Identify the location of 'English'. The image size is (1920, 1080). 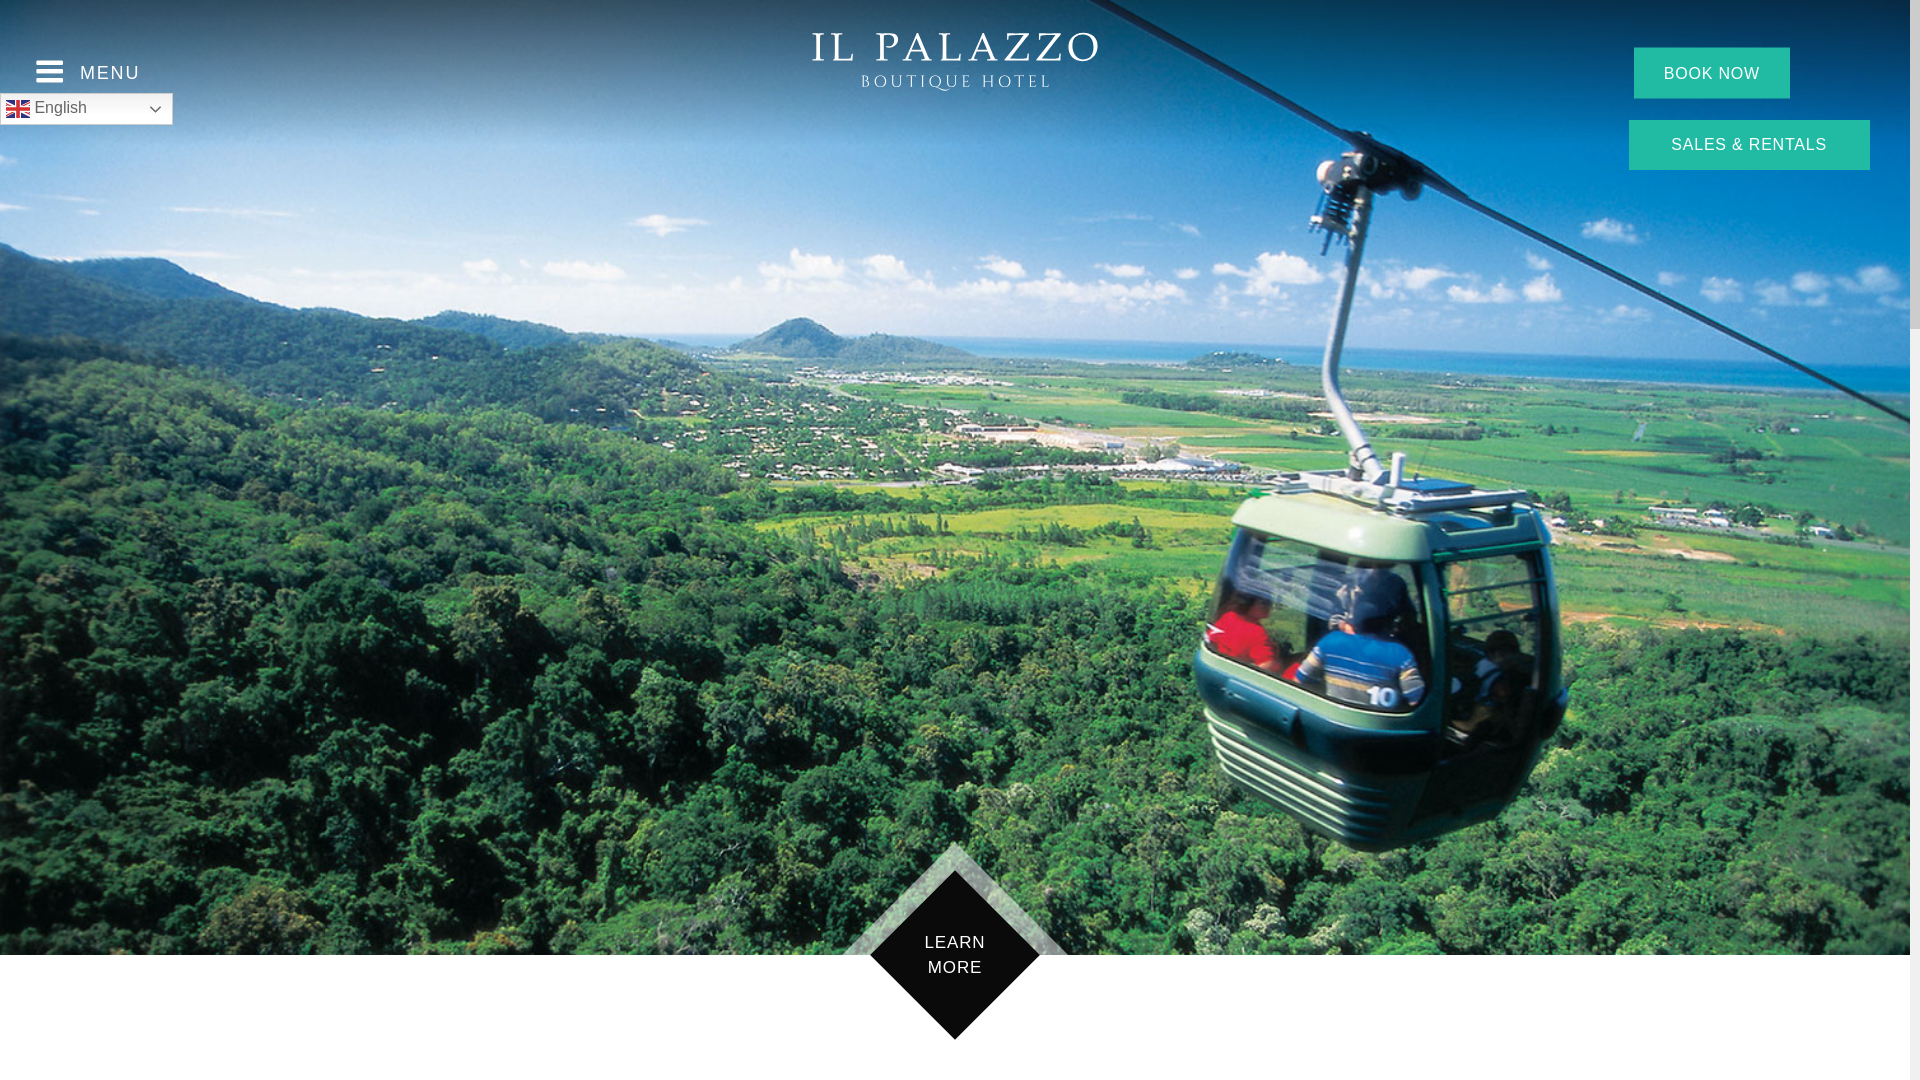
(0, 108).